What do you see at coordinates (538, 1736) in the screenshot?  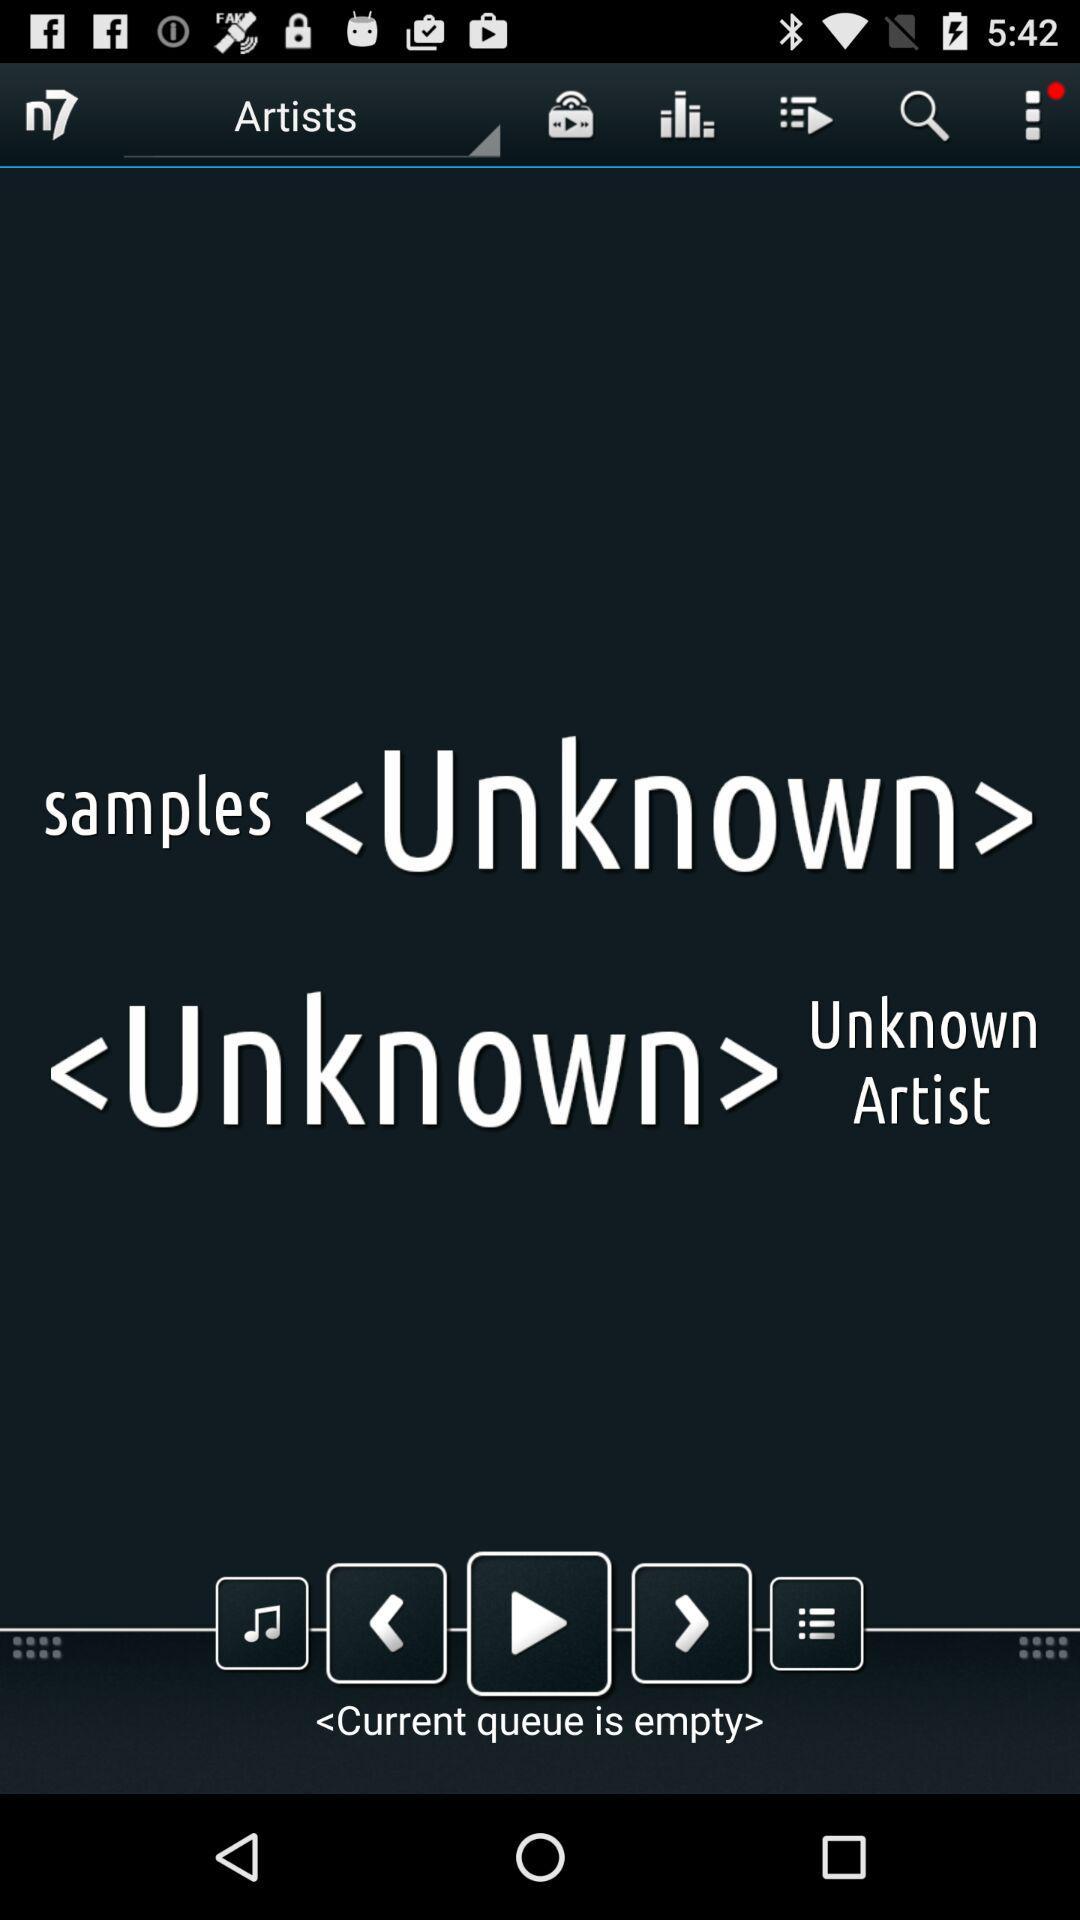 I see `the play icon` at bounding box center [538, 1736].